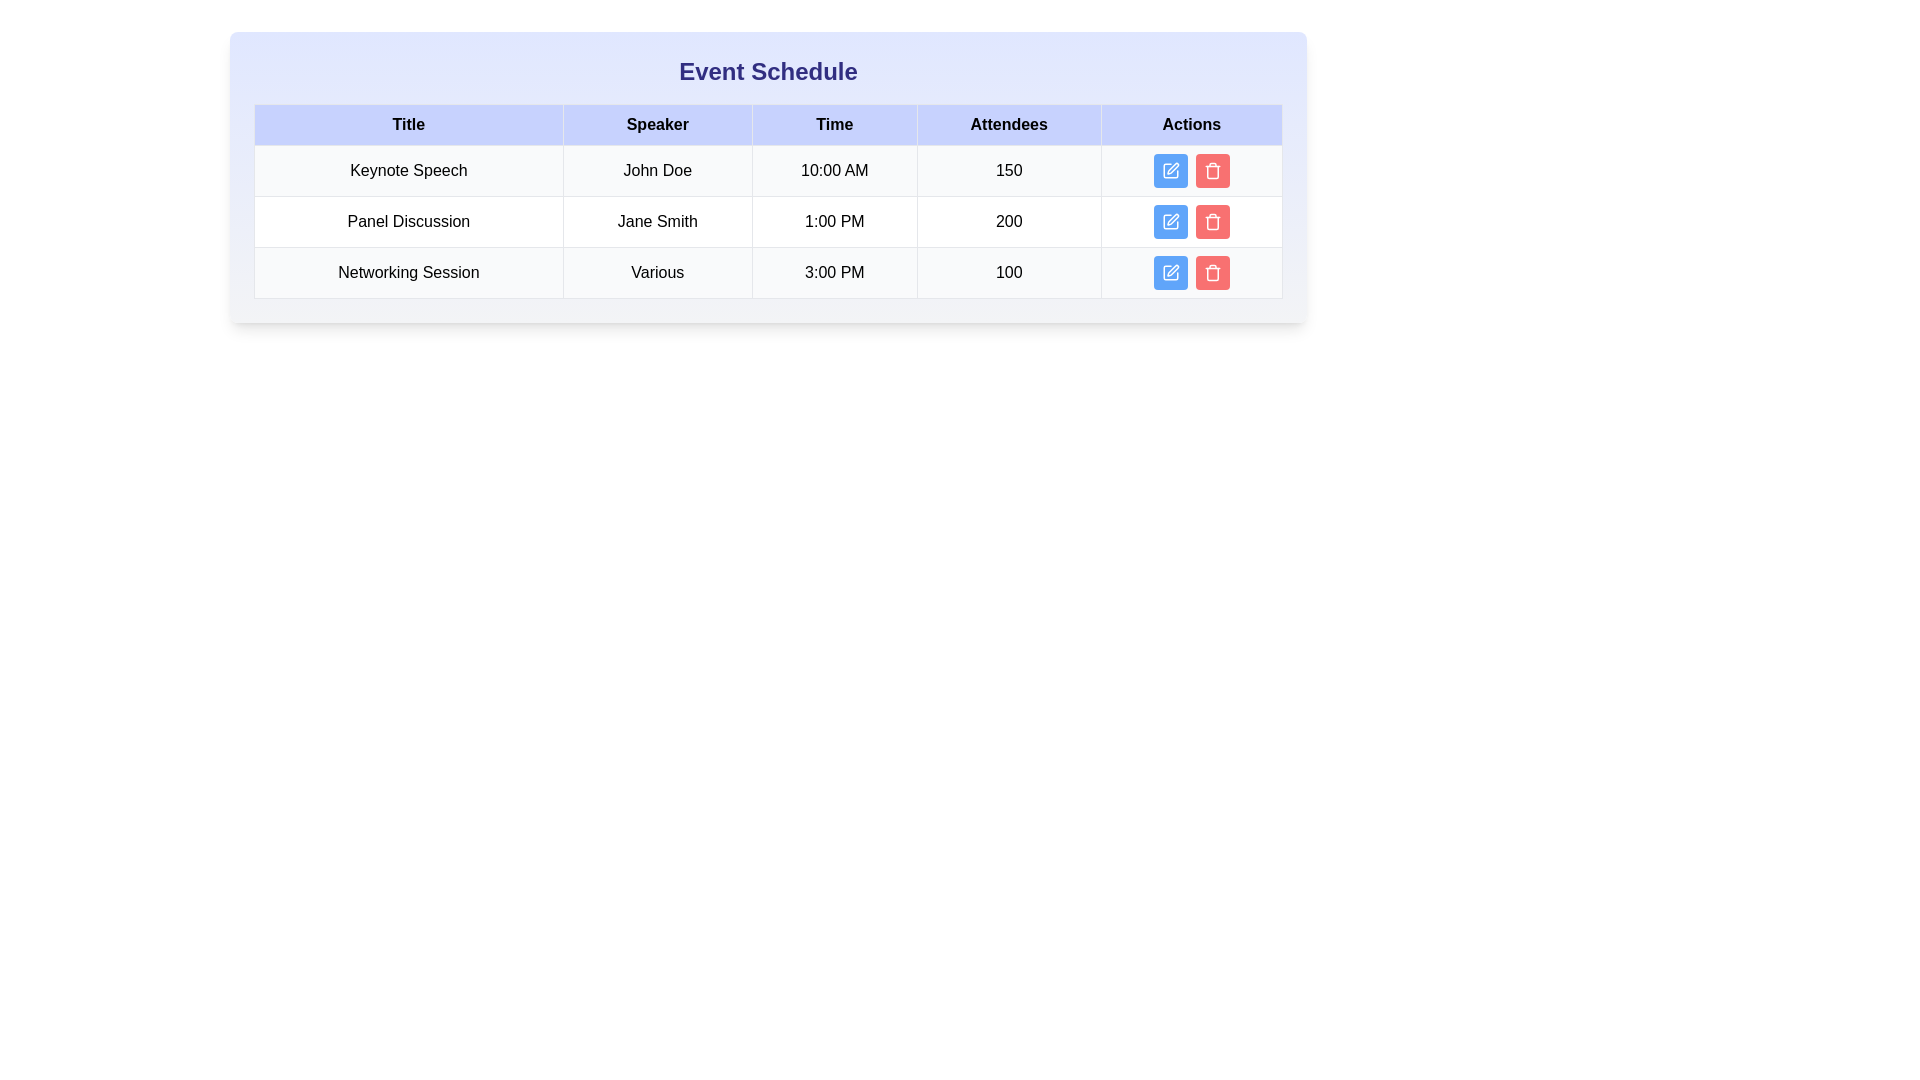  Describe the element at coordinates (1211, 169) in the screenshot. I see `delete button for the event titled Keynote Speech` at that location.